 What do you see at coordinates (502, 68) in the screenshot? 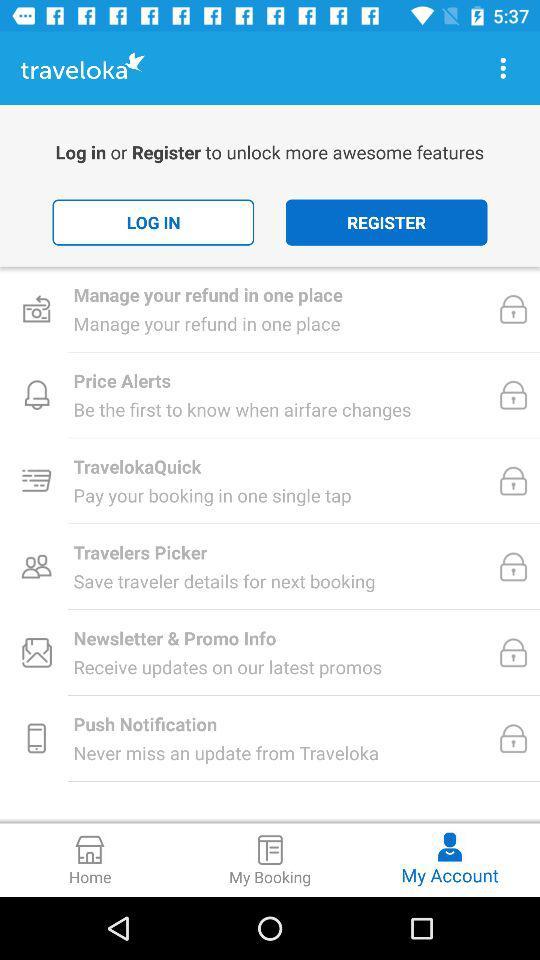
I see `options` at bounding box center [502, 68].